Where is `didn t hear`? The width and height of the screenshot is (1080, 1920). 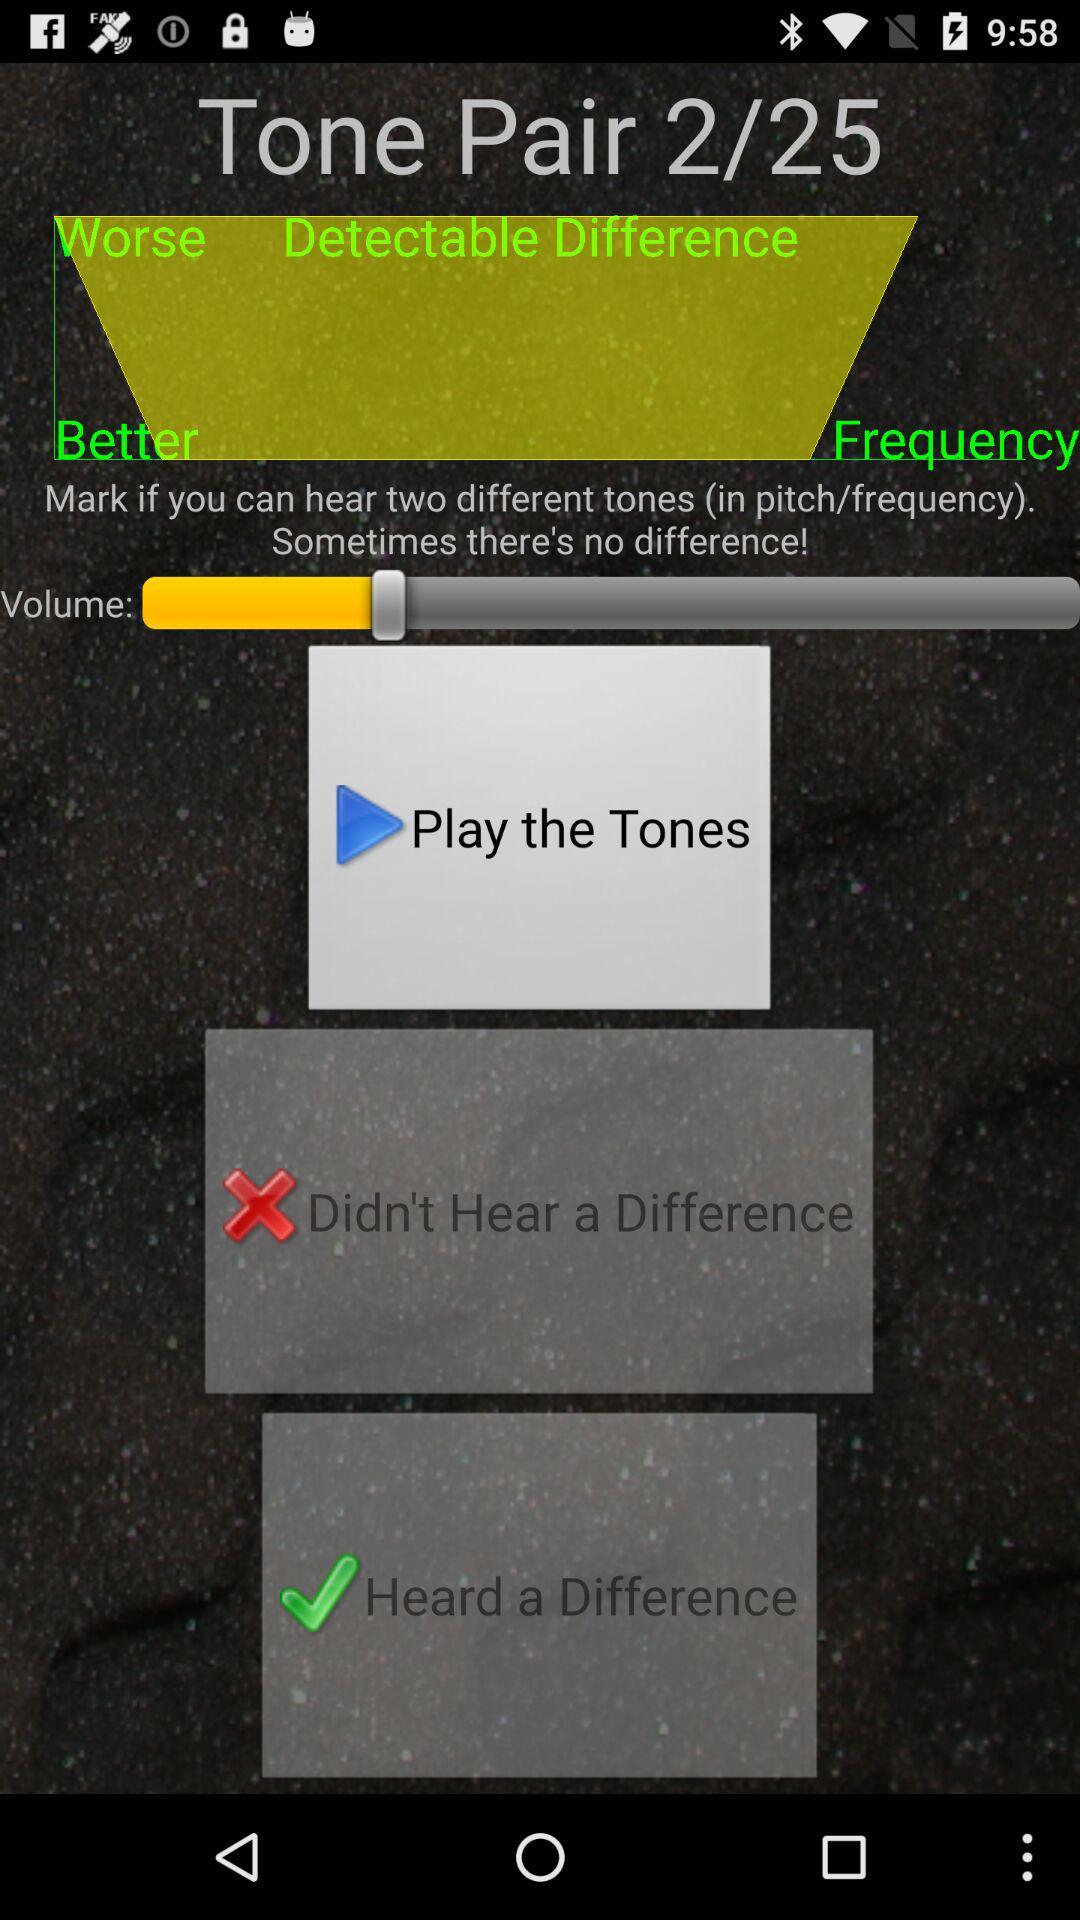
didn t hear is located at coordinates (538, 1216).